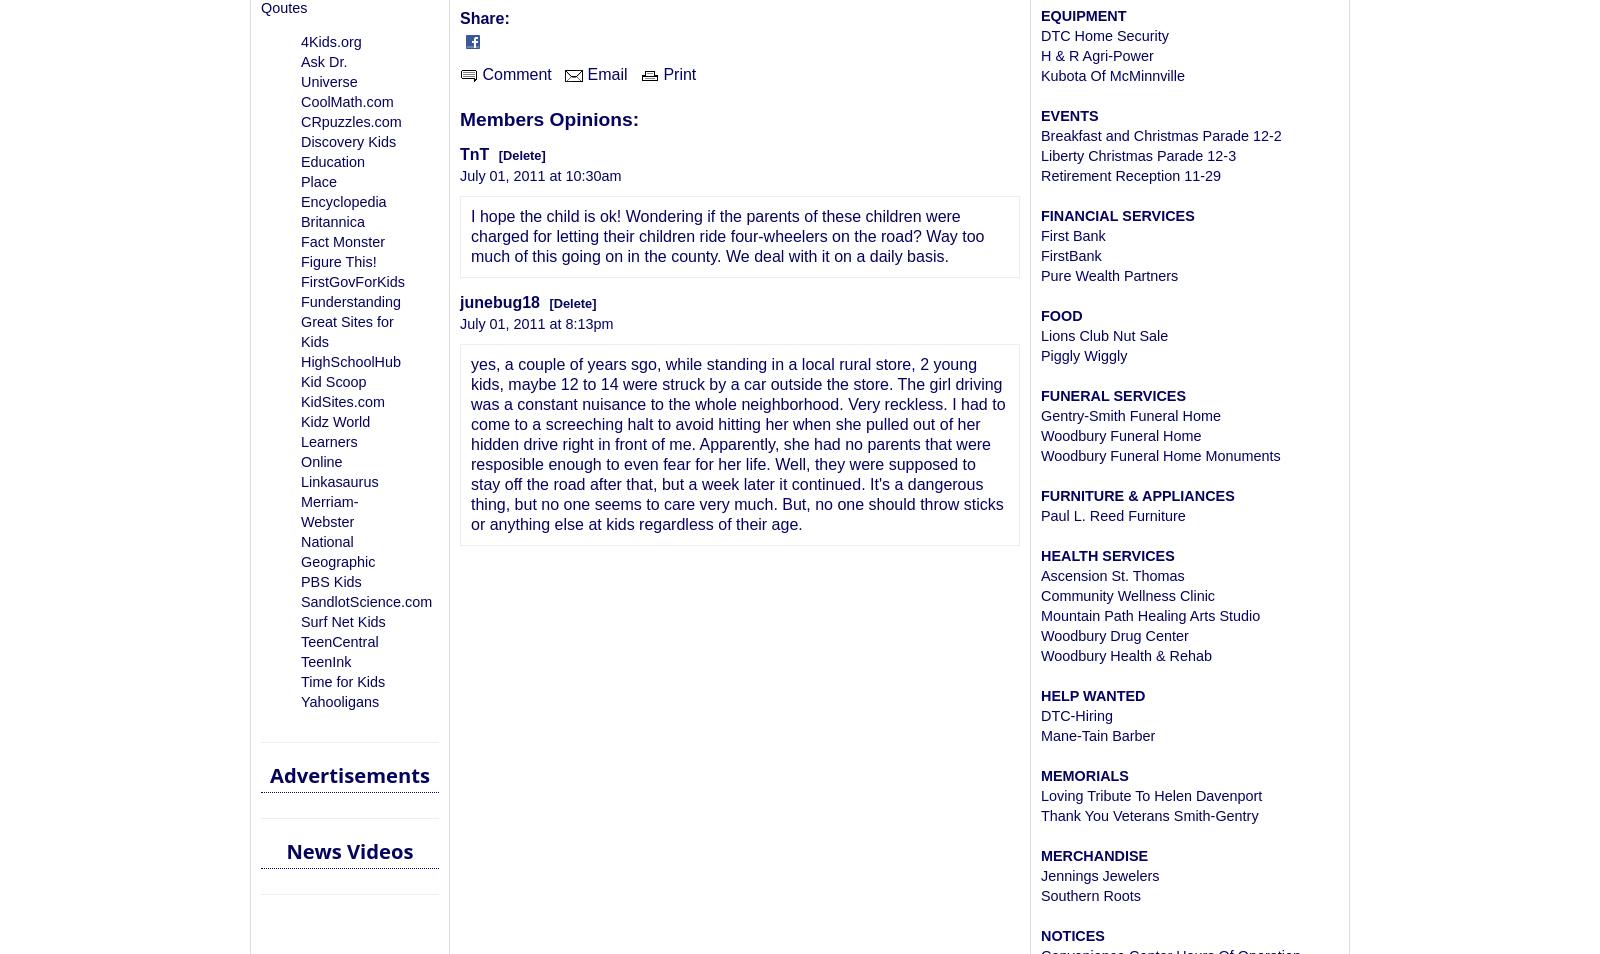 The width and height of the screenshot is (1600, 954). Describe the element at coordinates (1120, 435) in the screenshot. I see `'Woodbury Funeral Home'` at that location.